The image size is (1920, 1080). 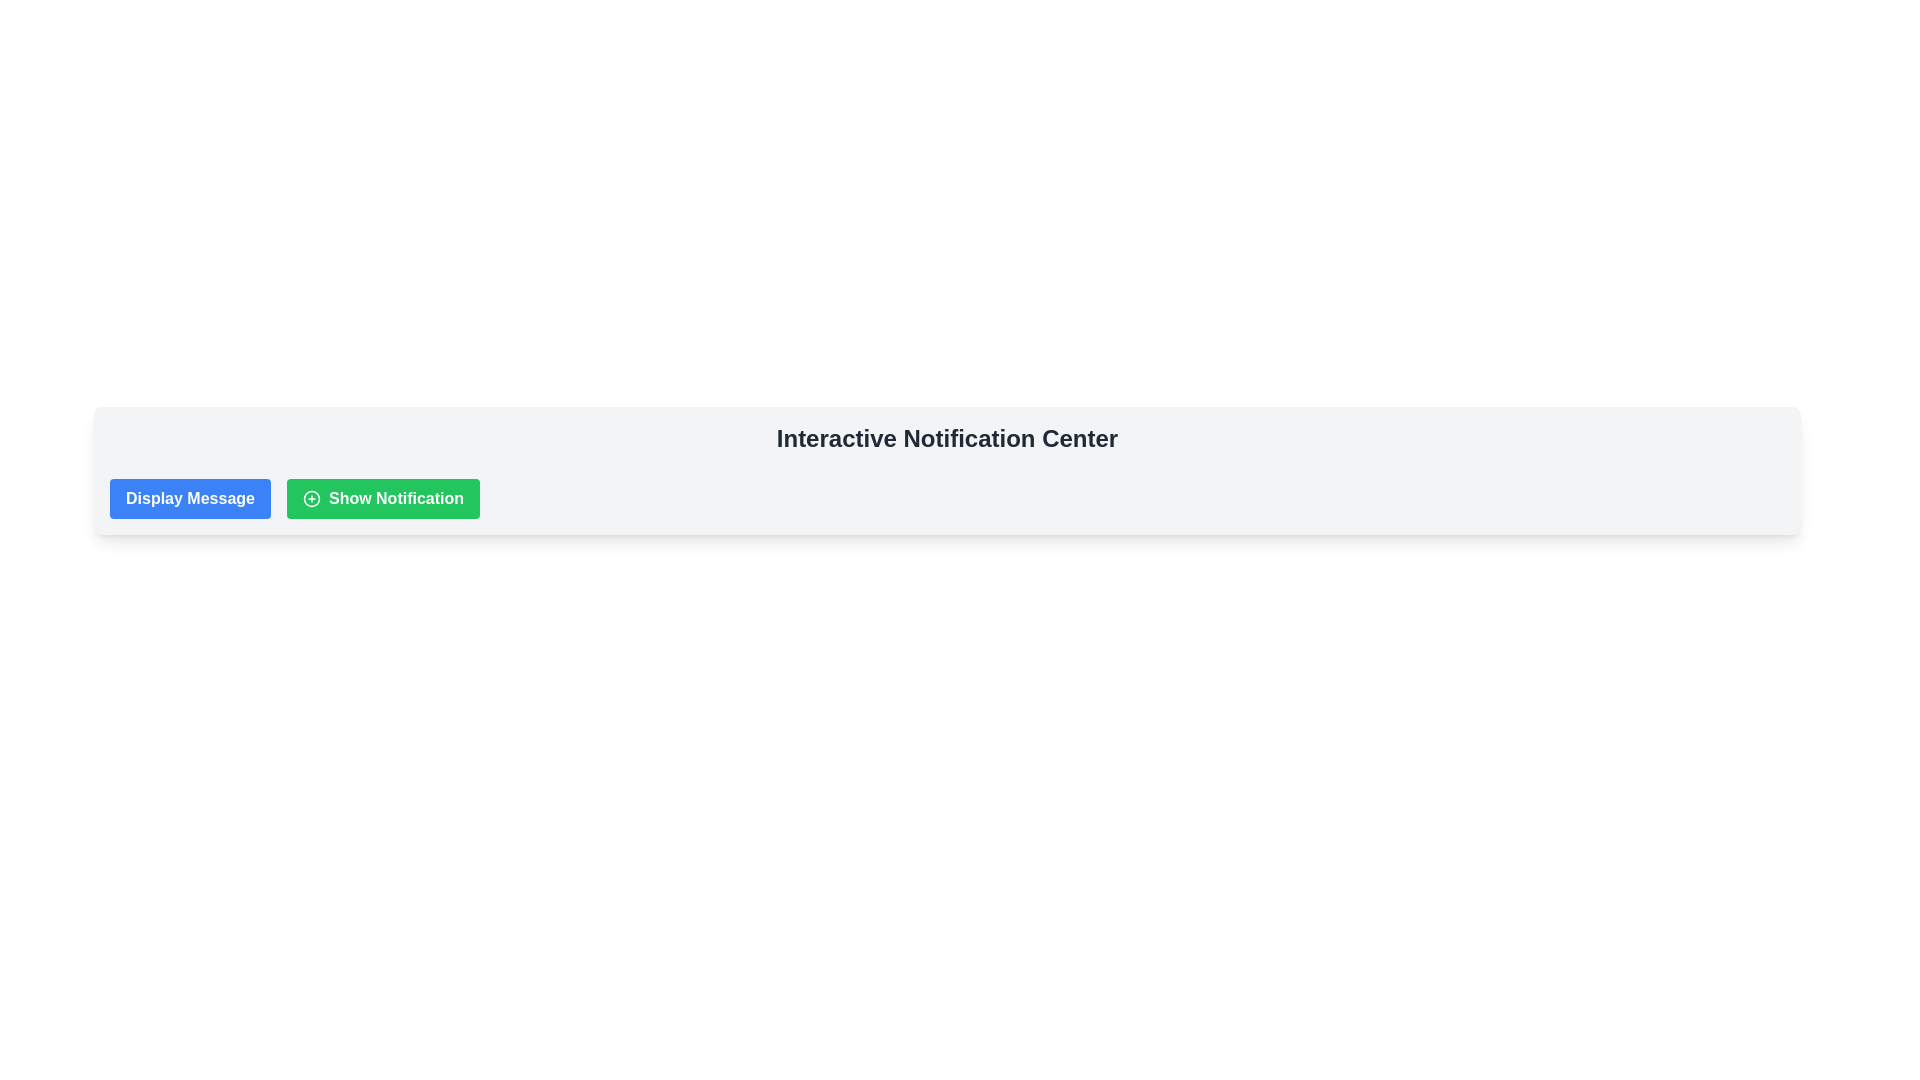 What do you see at coordinates (311, 497) in the screenshot?
I see `the decorative icon located to the left of the 'Show Notification' text inside the green button labeled 'Show Notification'` at bounding box center [311, 497].